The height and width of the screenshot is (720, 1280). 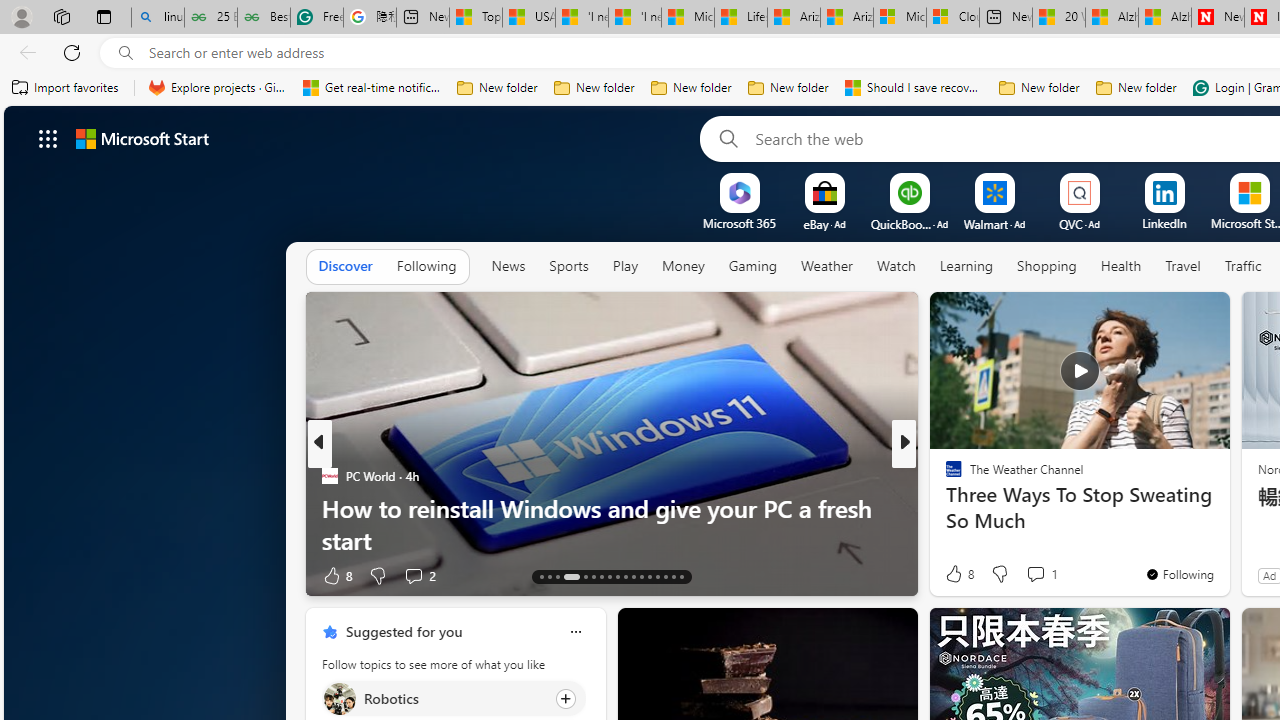 I want to click on '61 Like', so click(x=955, y=575).